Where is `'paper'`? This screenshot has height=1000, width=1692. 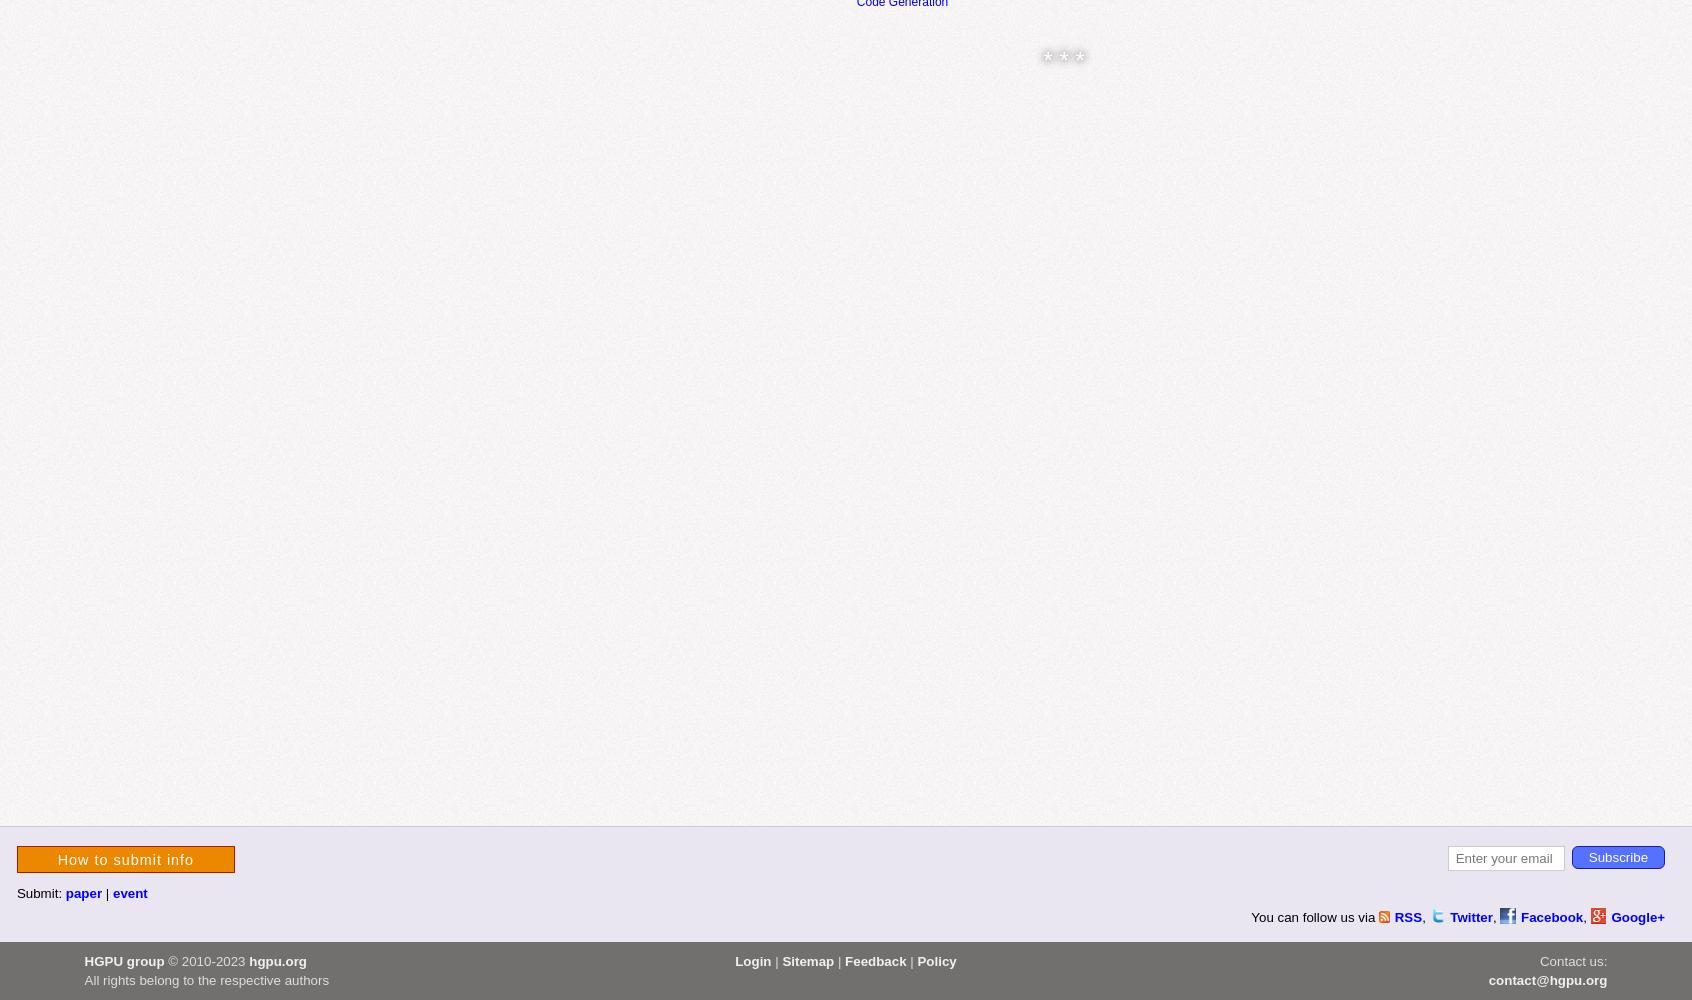
'paper' is located at coordinates (83, 892).